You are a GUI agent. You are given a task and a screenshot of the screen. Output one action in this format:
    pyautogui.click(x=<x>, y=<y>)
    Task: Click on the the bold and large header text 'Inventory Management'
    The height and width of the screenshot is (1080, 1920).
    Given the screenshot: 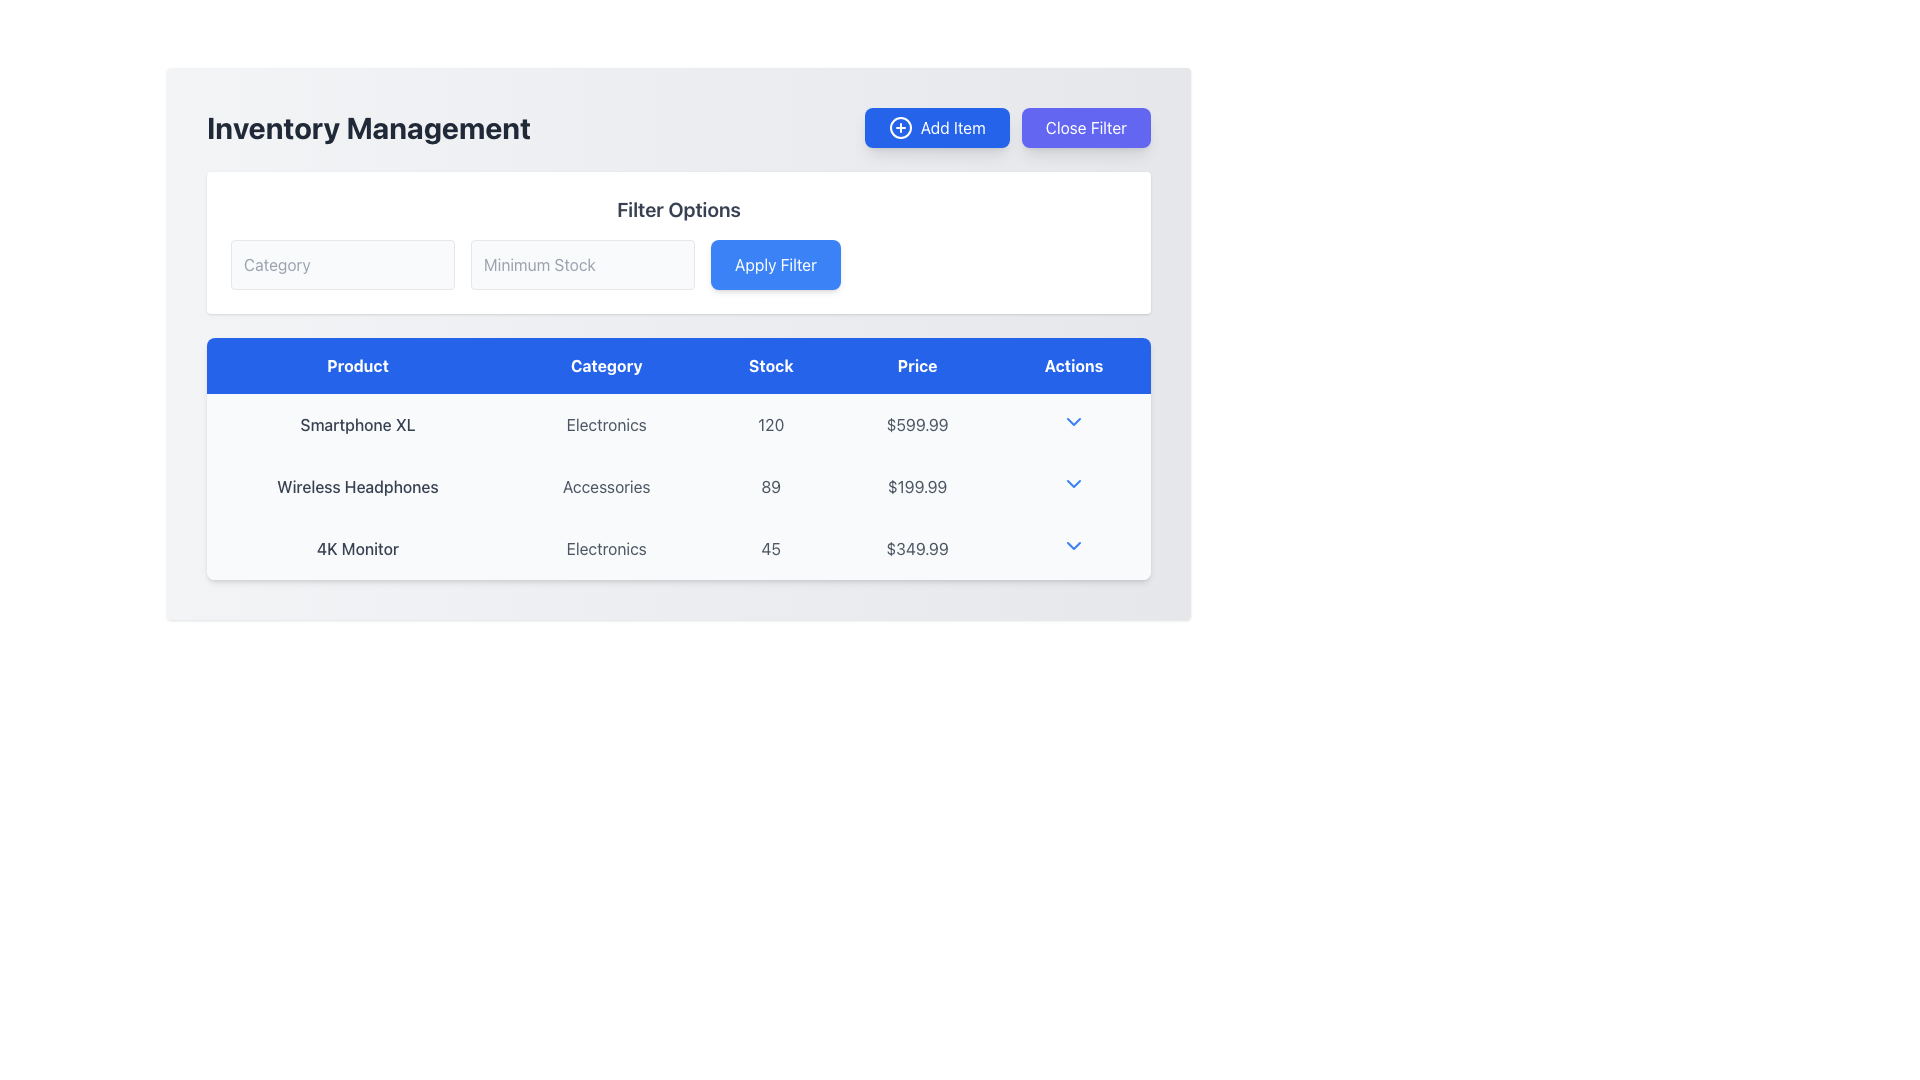 What is the action you would take?
    pyautogui.click(x=369, y=127)
    